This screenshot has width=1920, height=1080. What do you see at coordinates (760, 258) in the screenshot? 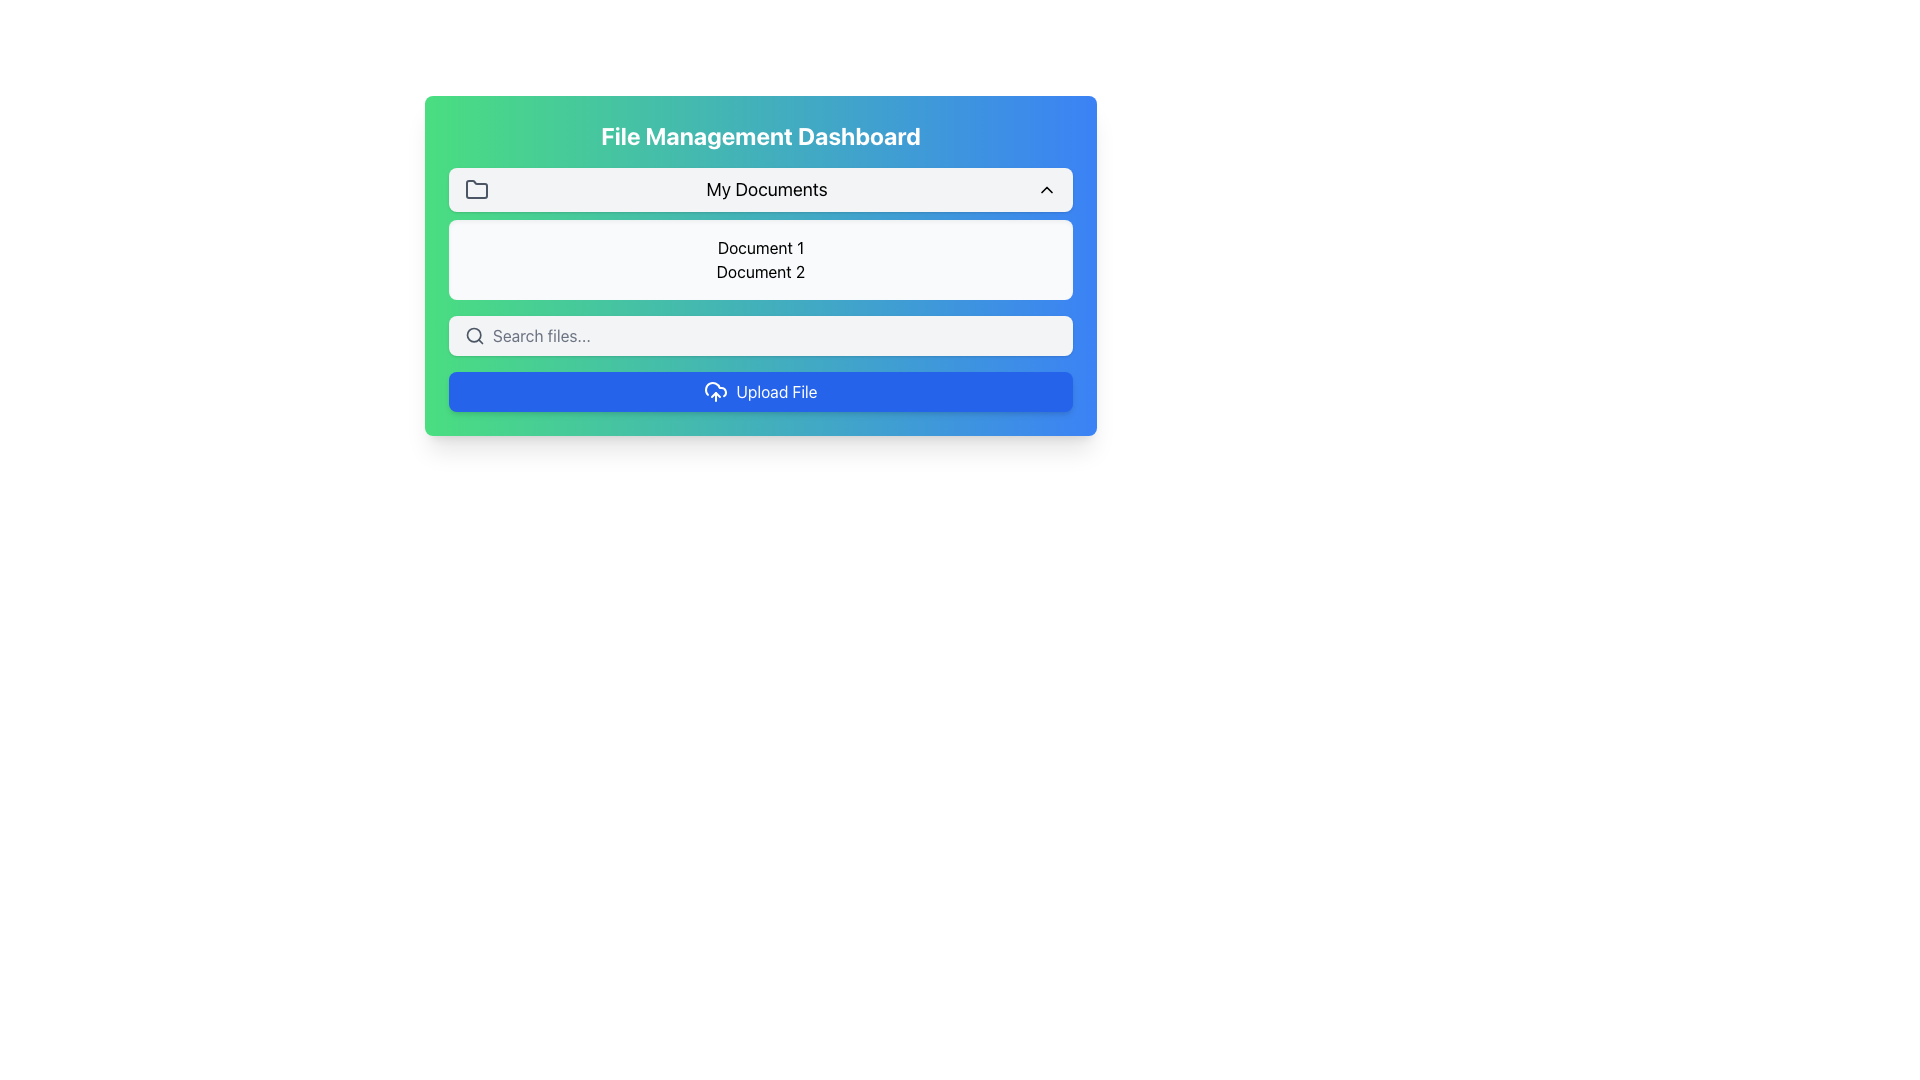
I see `the rectangular section with a light gray background that contains the centered text 'Document 1' and 'Document 2', located below the 'My Documents' section in the 'File Management Dashboard'` at bounding box center [760, 258].